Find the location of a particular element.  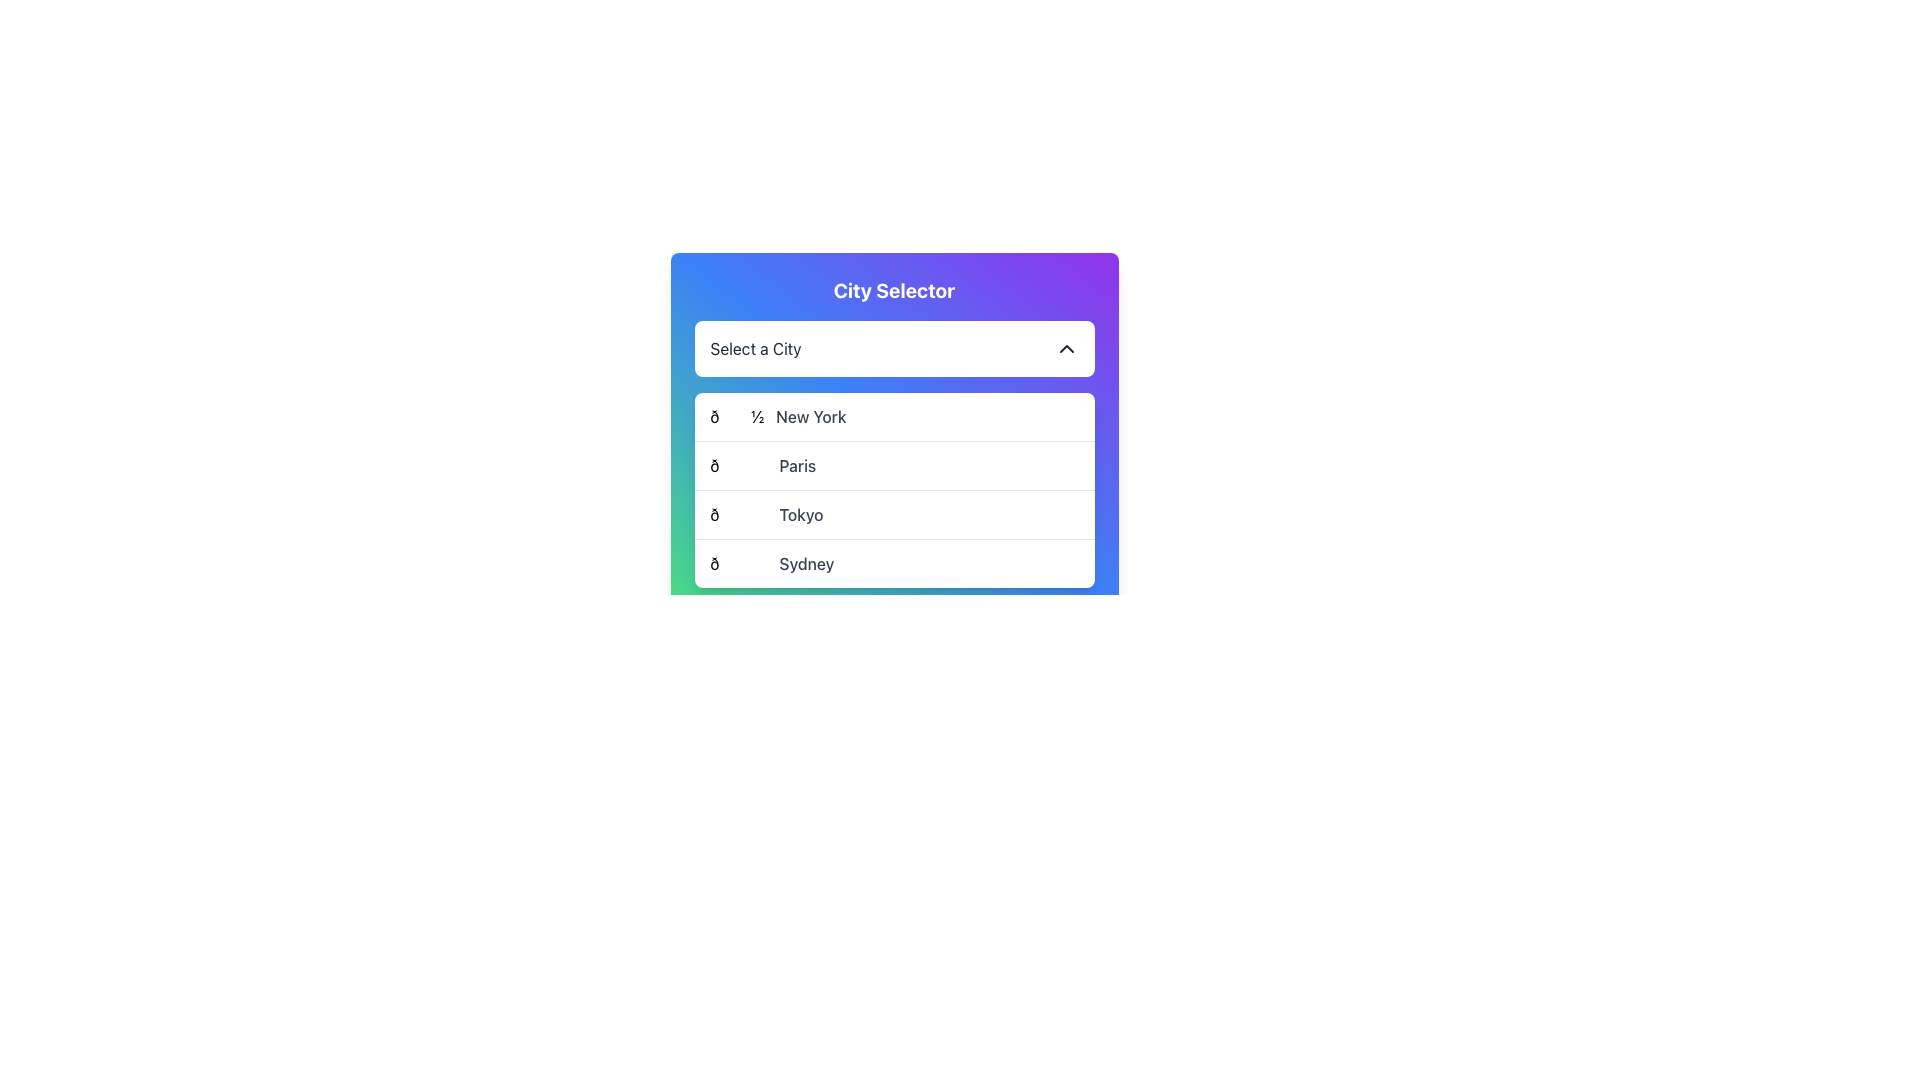

the text label representing the city 'Sydney' within the dropdown menu titled 'City Selector' is located at coordinates (806, 563).